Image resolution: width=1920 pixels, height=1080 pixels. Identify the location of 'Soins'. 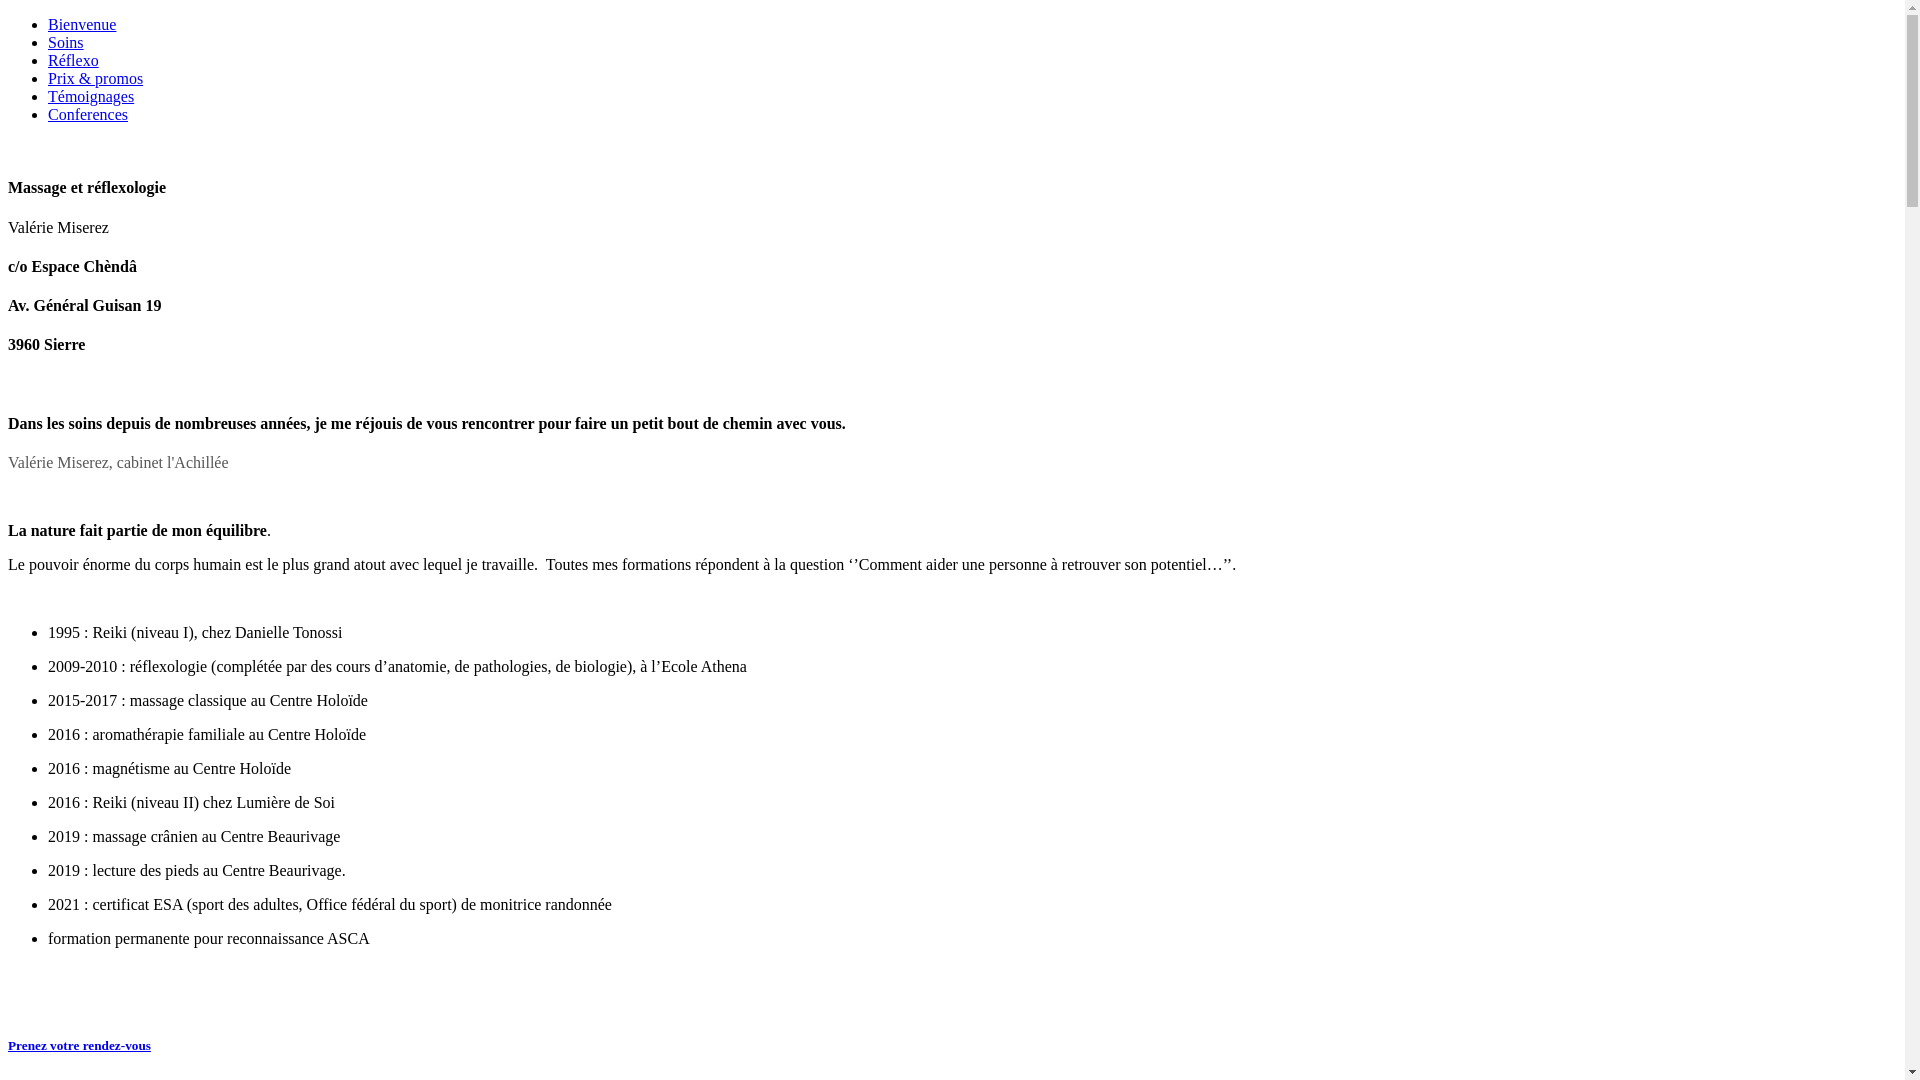
(48, 42).